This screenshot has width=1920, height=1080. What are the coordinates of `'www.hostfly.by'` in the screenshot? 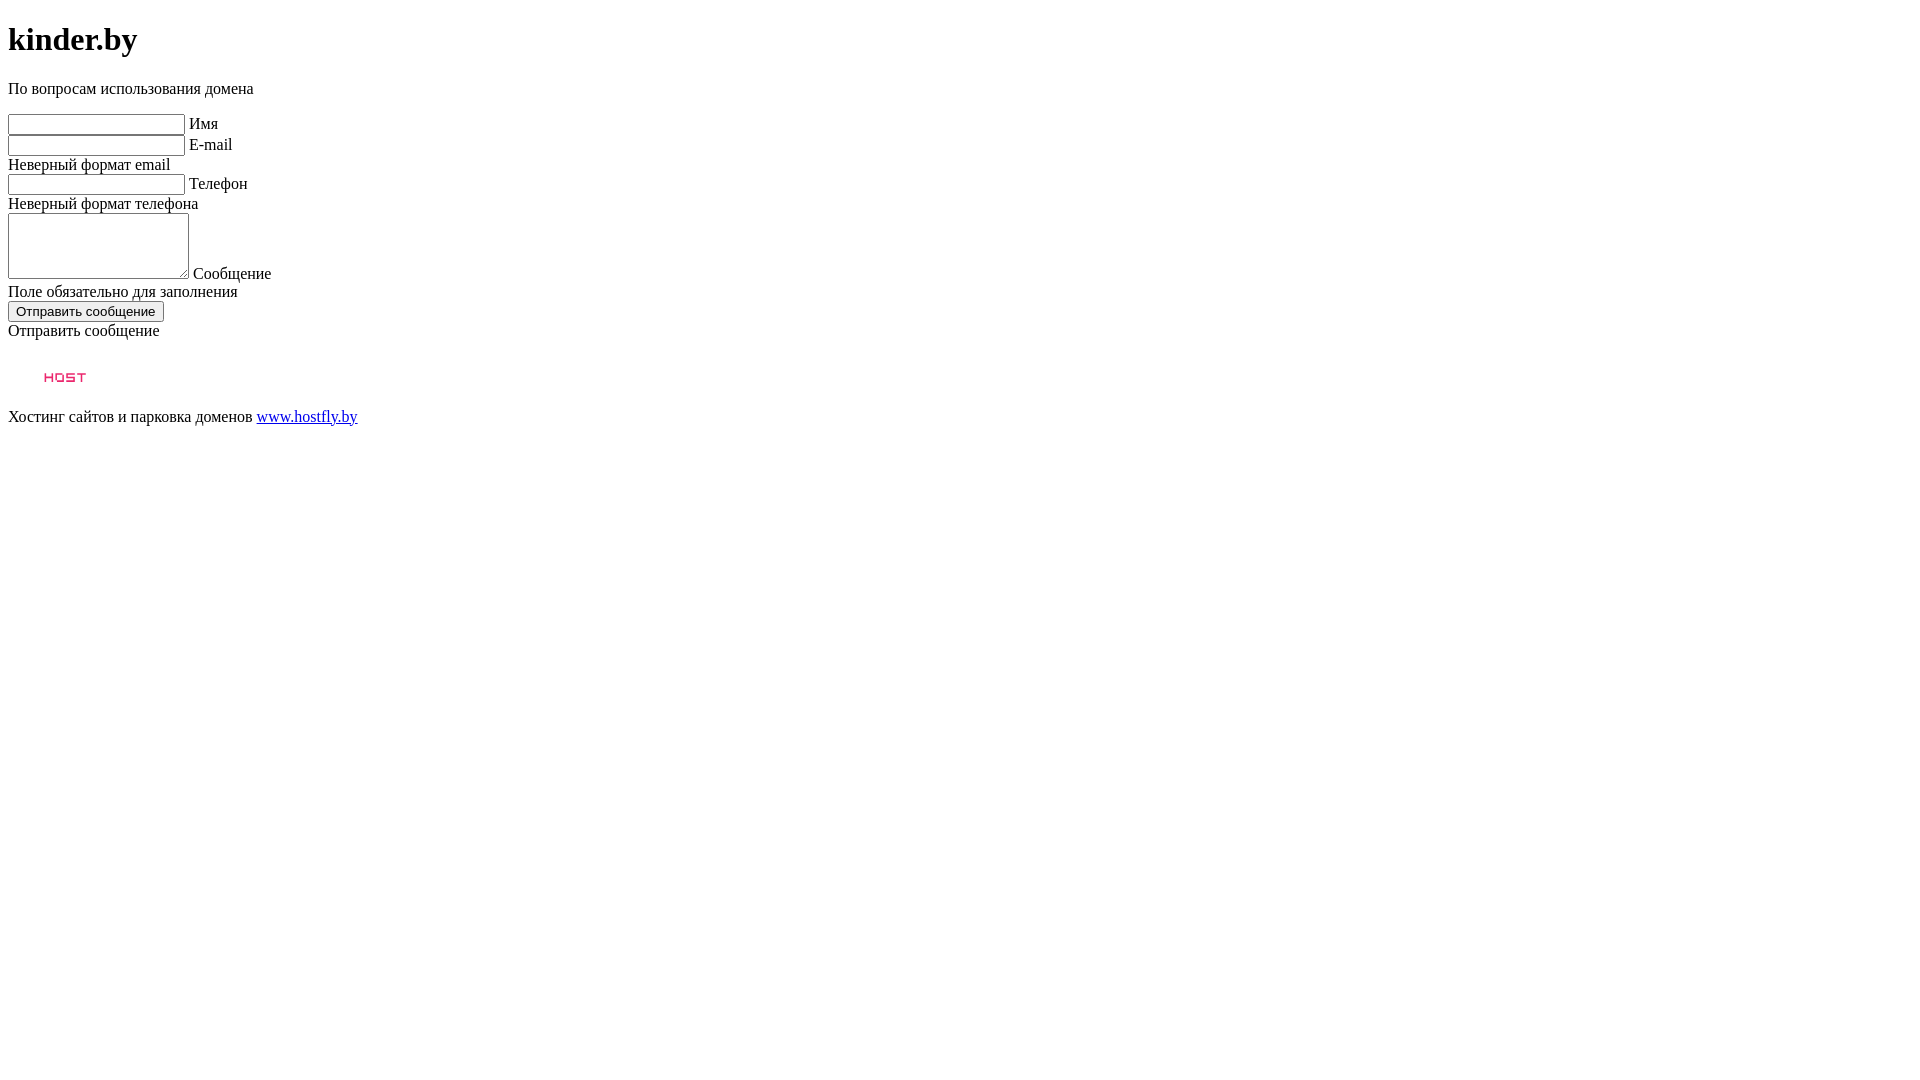 It's located at (306, 415).